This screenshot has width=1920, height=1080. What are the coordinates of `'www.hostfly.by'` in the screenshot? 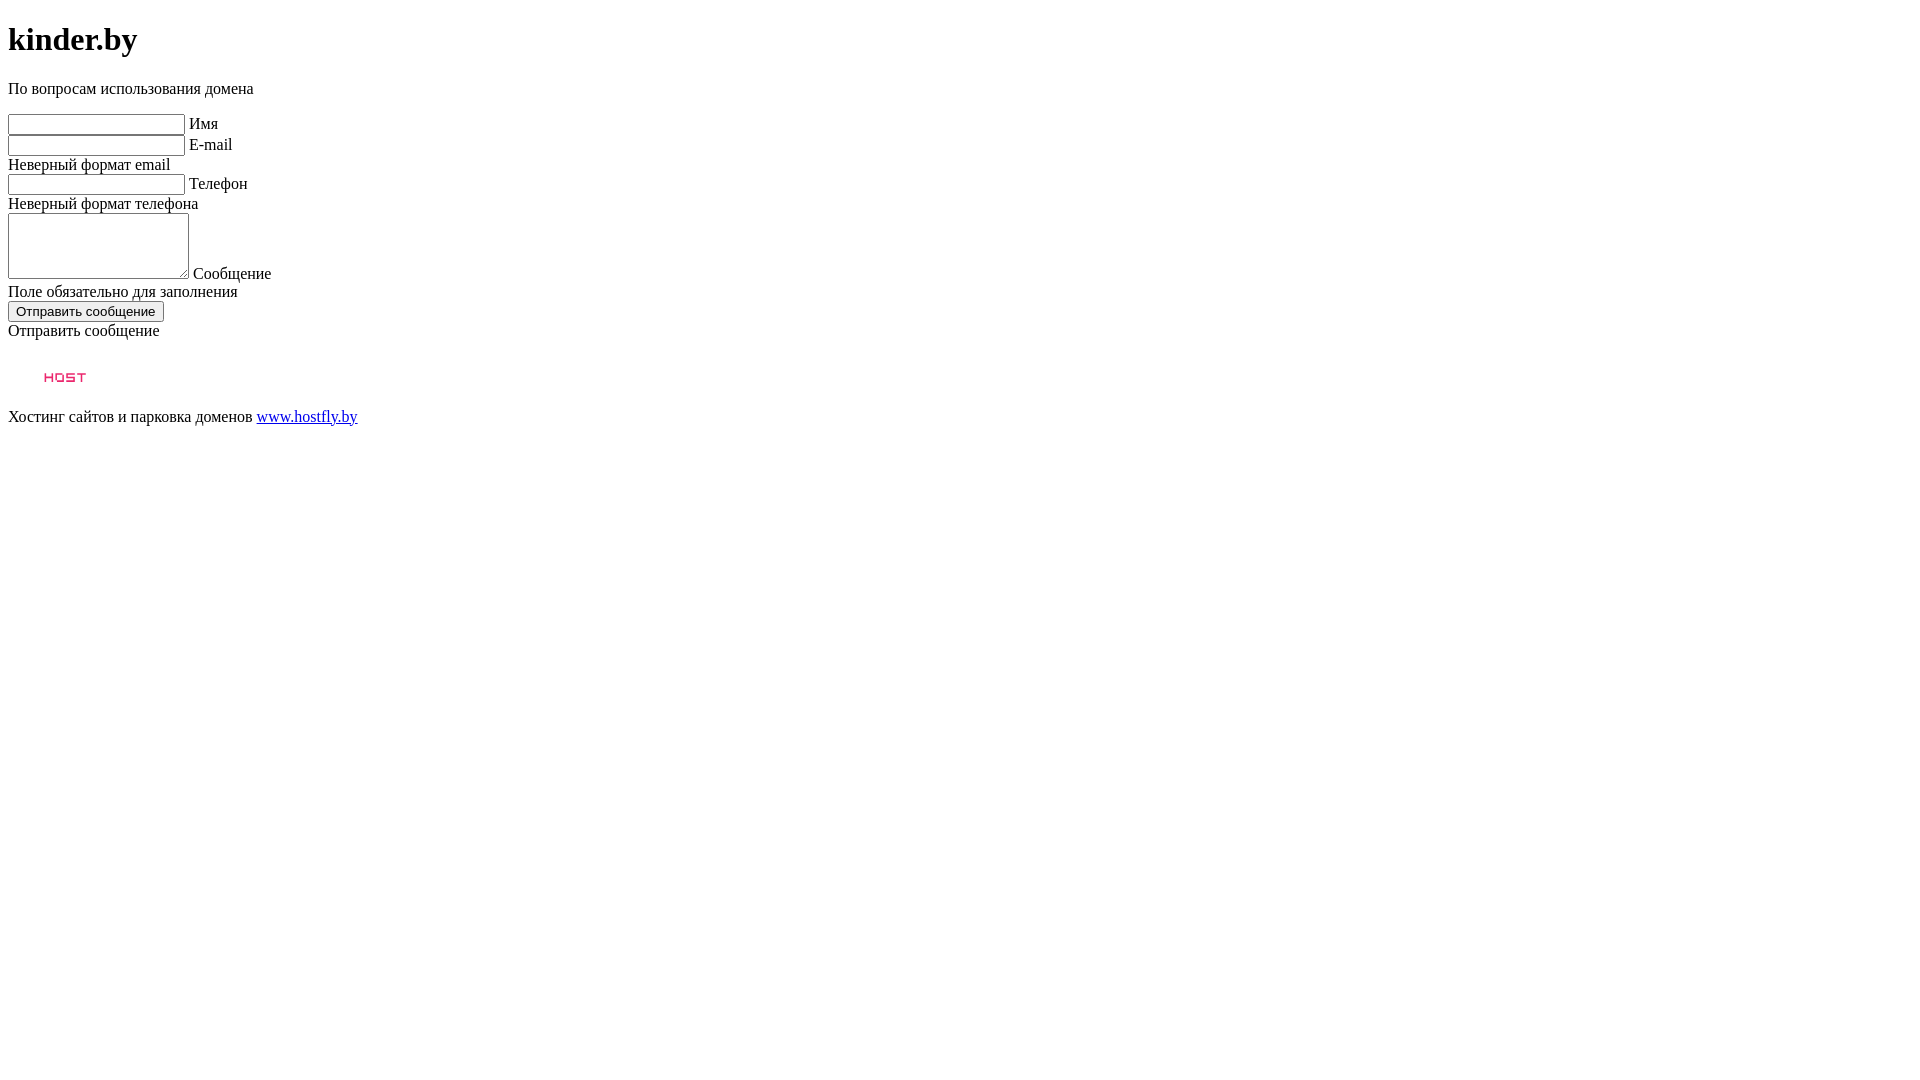 It's located at (306, 415).